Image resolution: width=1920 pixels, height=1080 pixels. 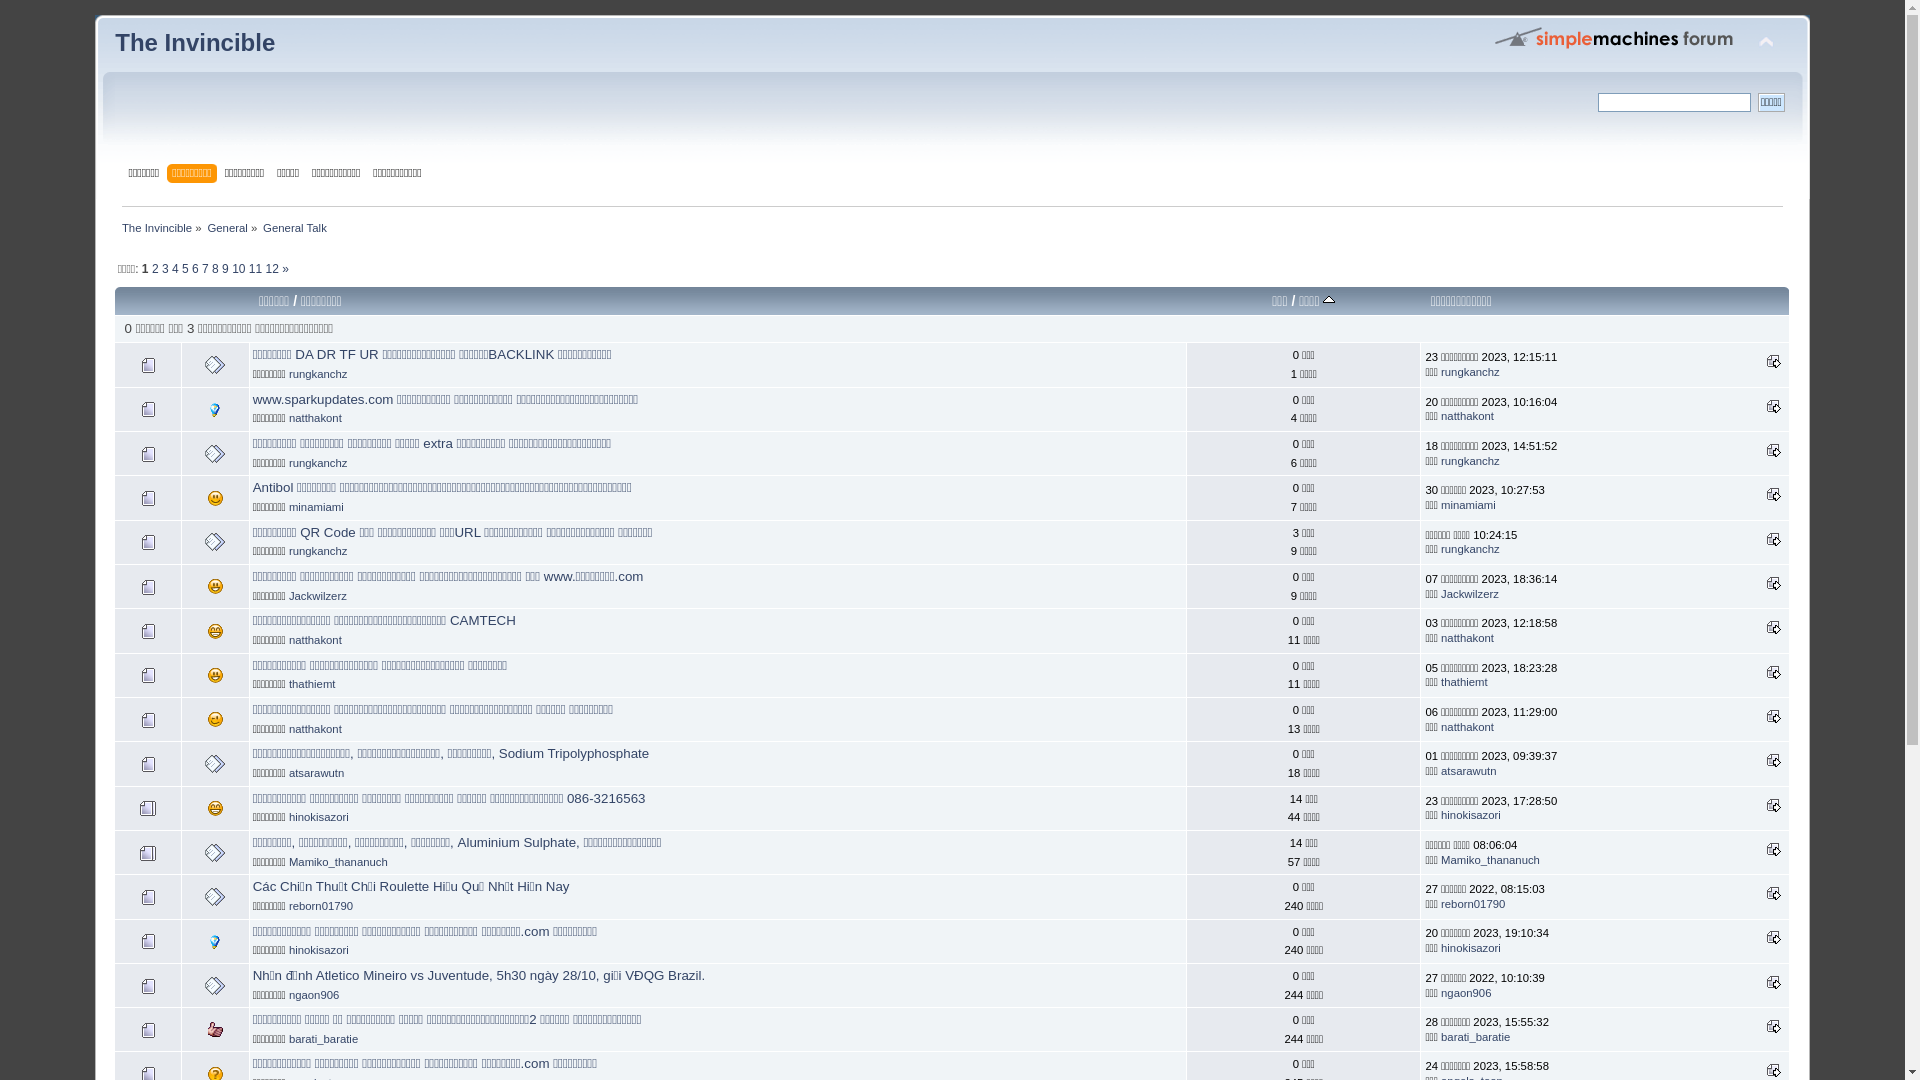 I want to click on '4', so click(x=175, y=268).